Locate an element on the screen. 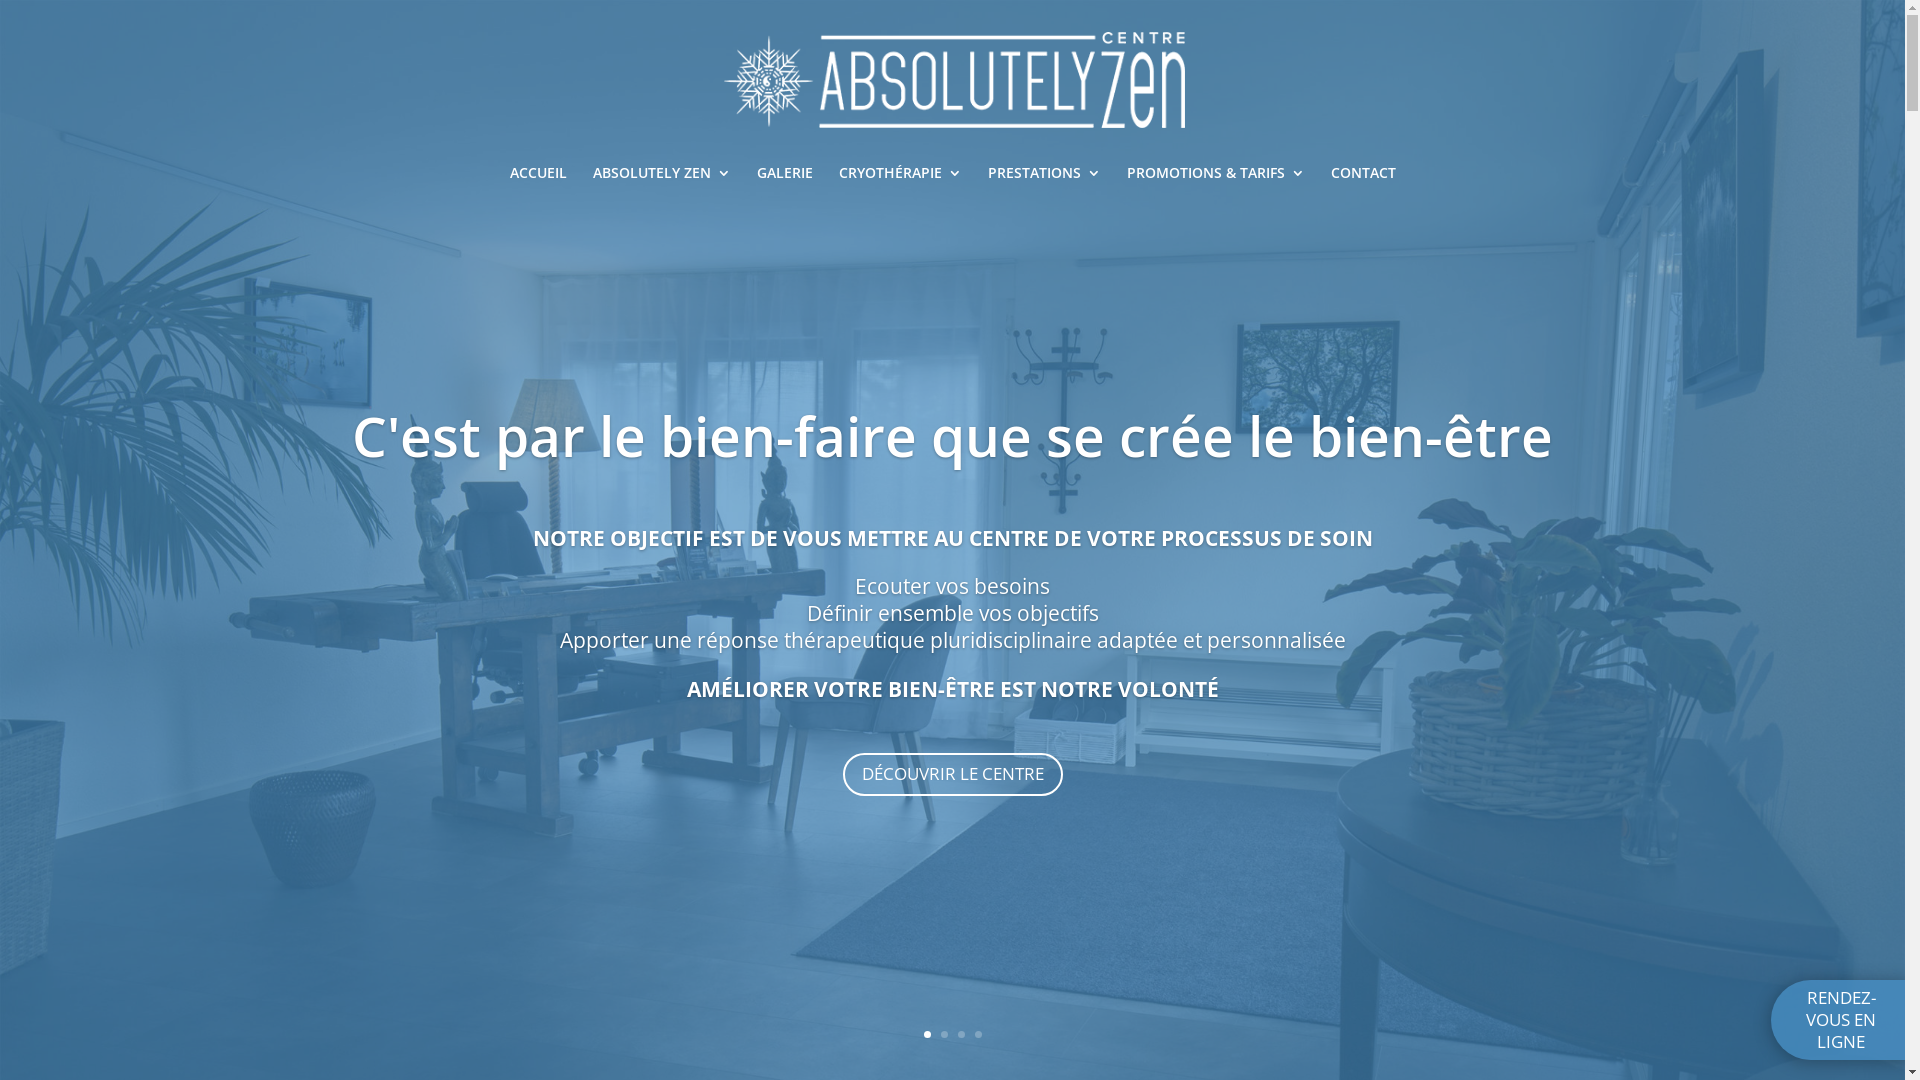 The height and width of the screenshot is (1080, 1920). 'GALERIE' is located at coordinates (782, 180).